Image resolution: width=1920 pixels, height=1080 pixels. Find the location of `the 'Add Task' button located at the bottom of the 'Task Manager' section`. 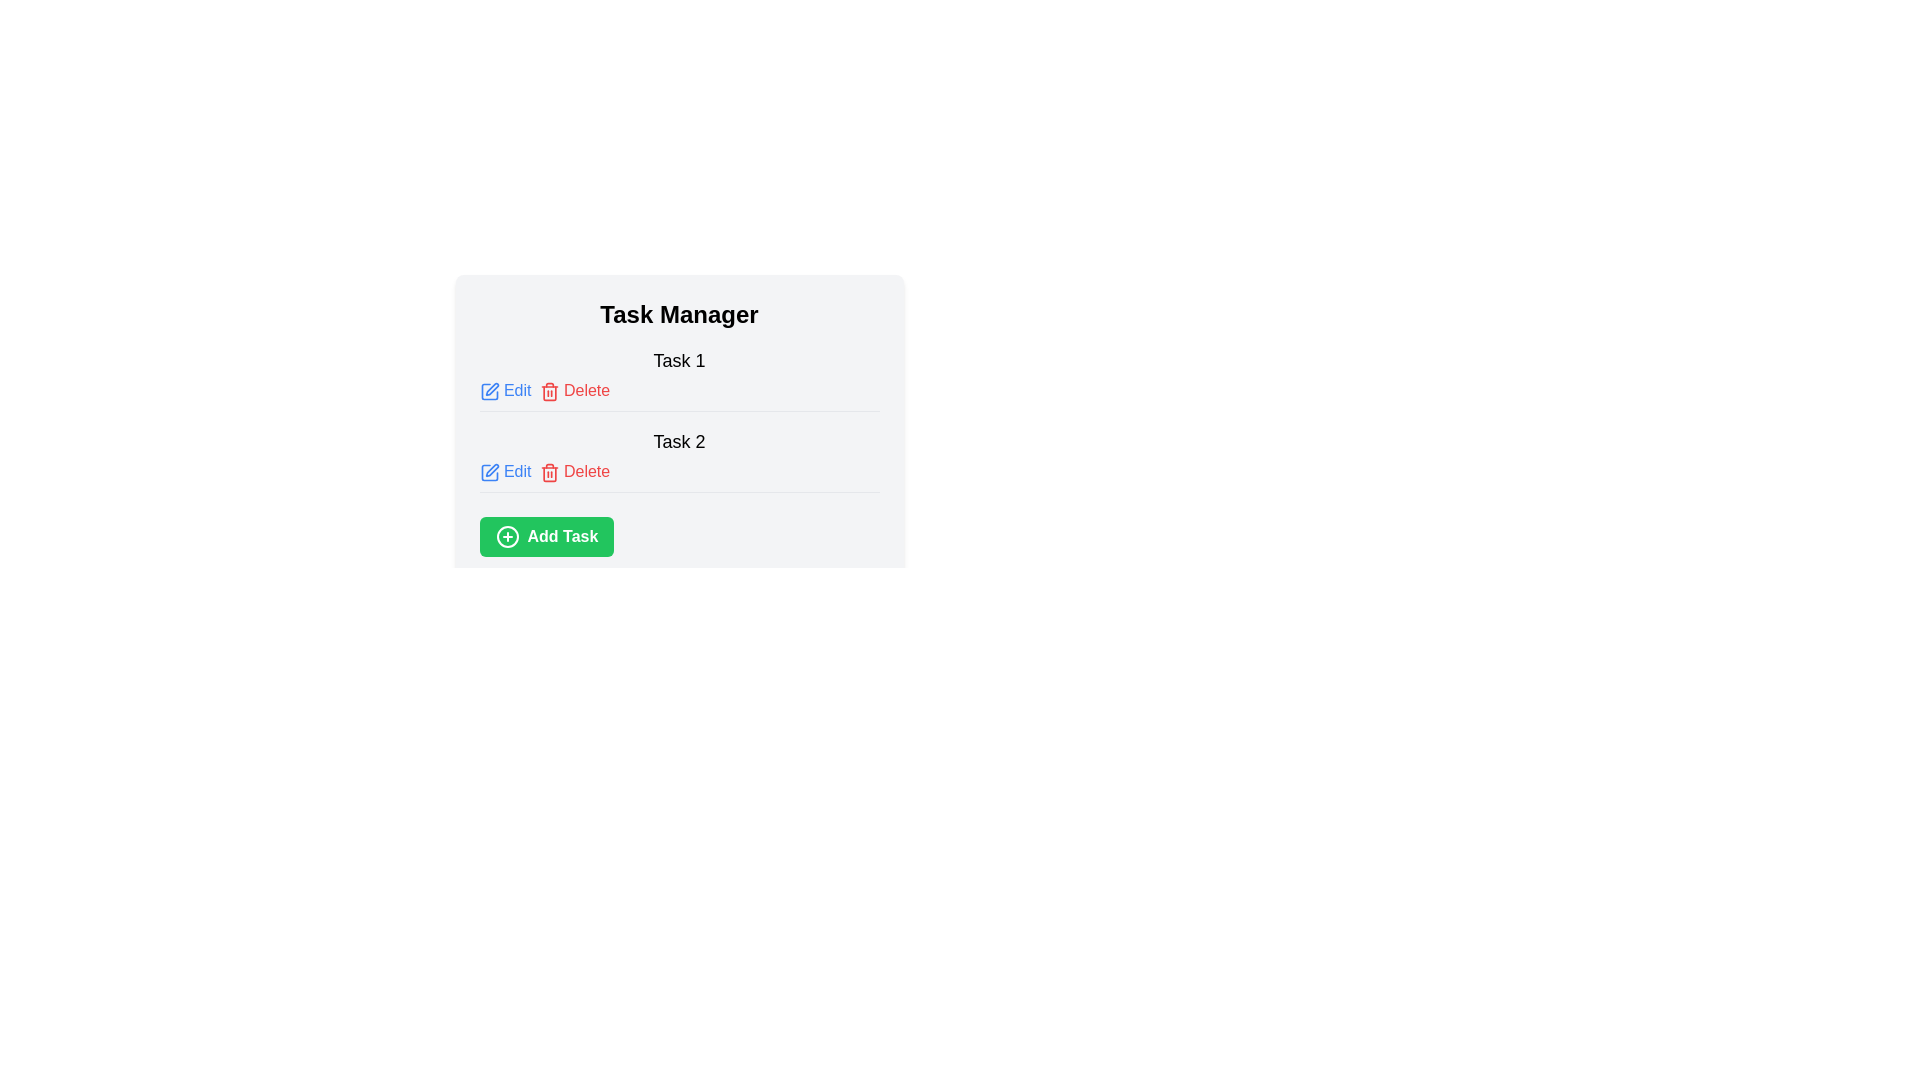

the 'Add Task' button located at the bottom of the 'Task Manager' section is located at coordinates (546, 535).